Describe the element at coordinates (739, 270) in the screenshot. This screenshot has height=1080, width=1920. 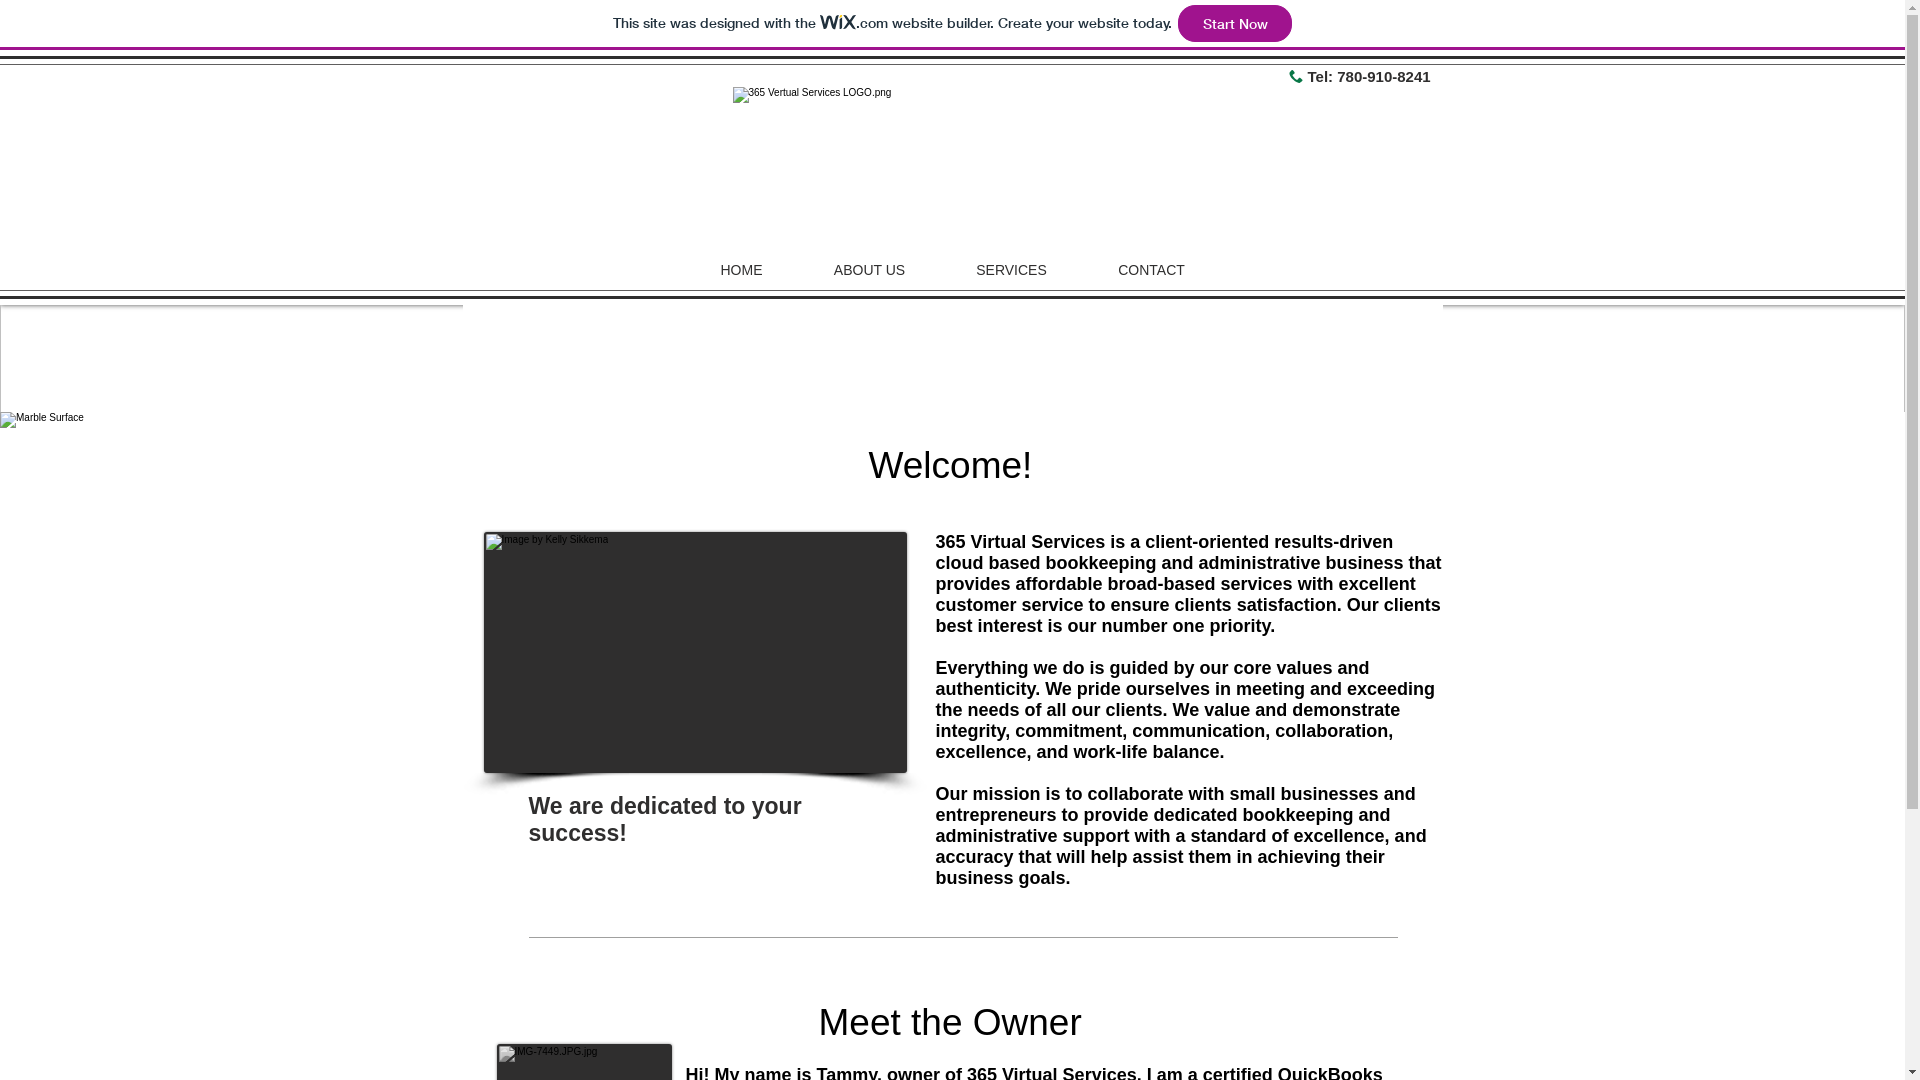
I see `'HOME'` at that location.